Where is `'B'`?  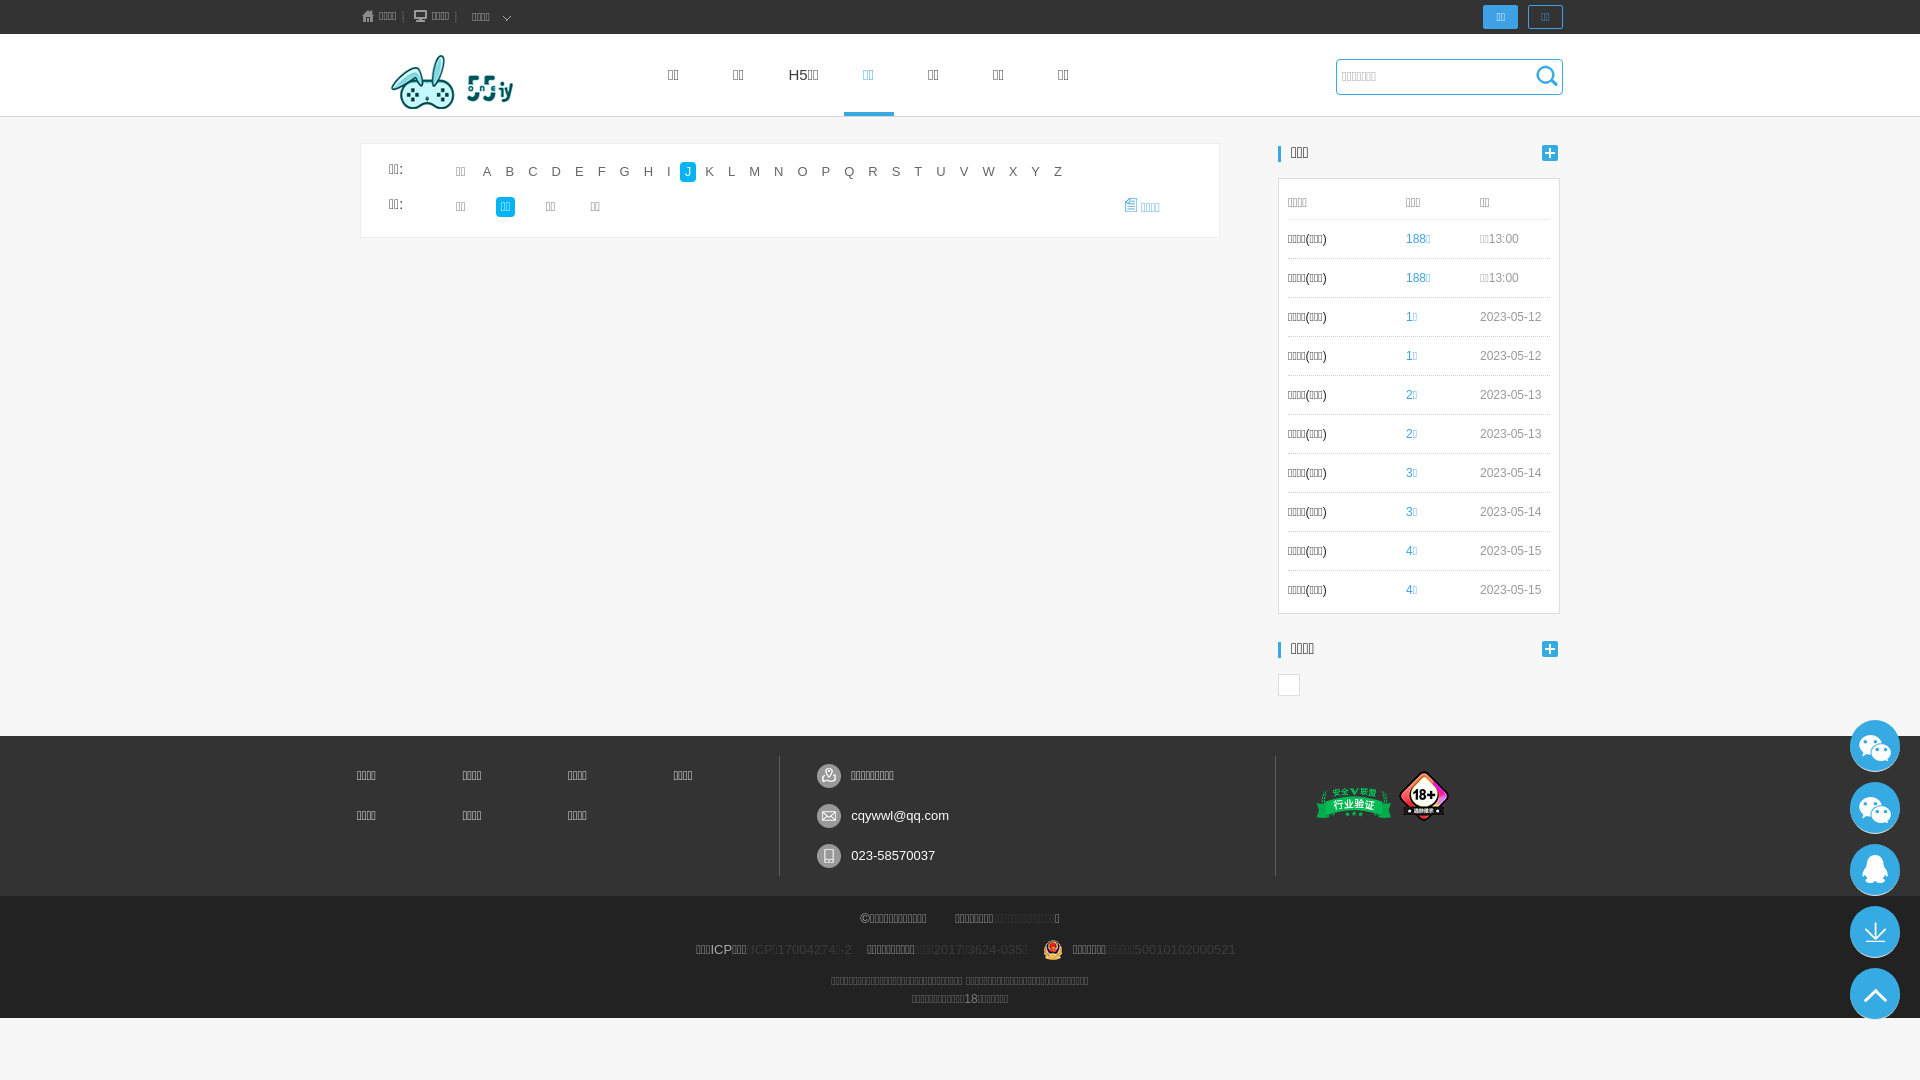
'B' is located at coordinates (510, 171).